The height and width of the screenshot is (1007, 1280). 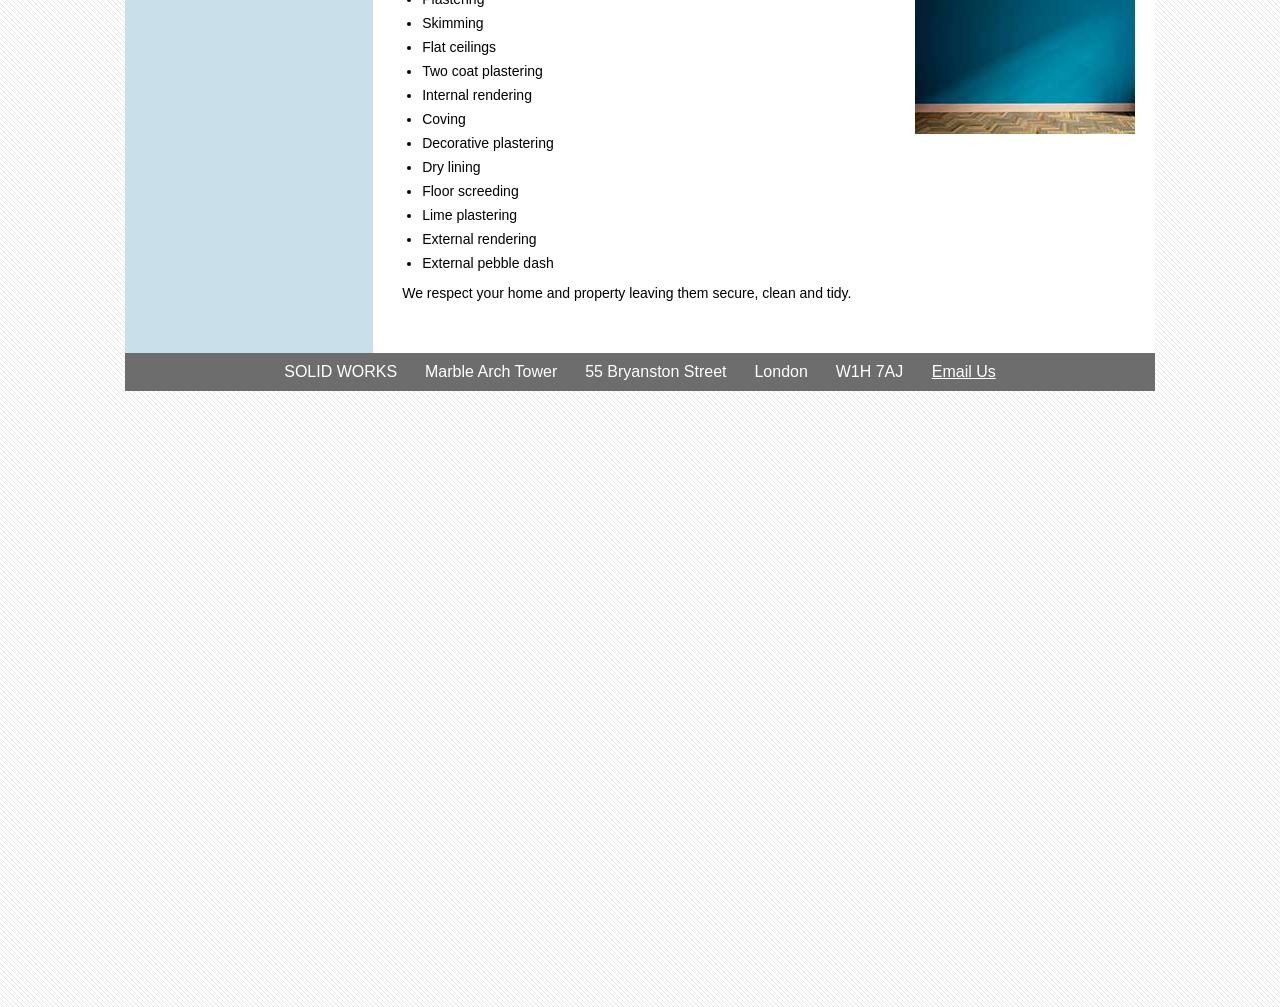 I want to click on 'Marble Arch Tower', so click(x=491, y=371).